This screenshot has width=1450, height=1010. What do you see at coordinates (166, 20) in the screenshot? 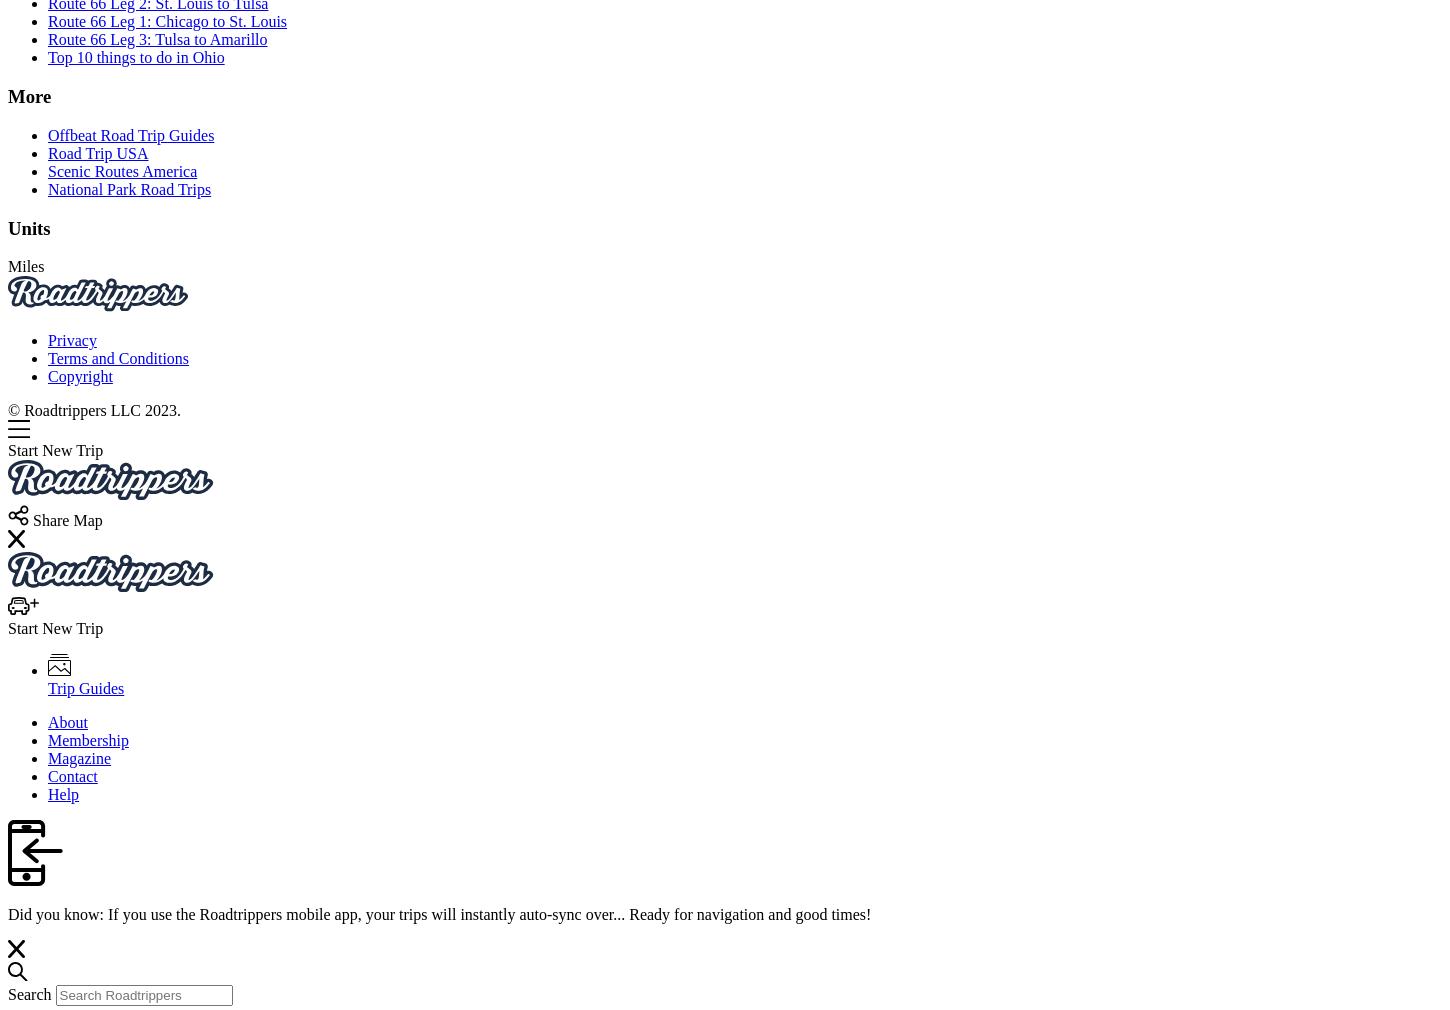
I see `'Route 66 Leg 1: Chicago to St. Louis'` at bounding box center [166, 20].